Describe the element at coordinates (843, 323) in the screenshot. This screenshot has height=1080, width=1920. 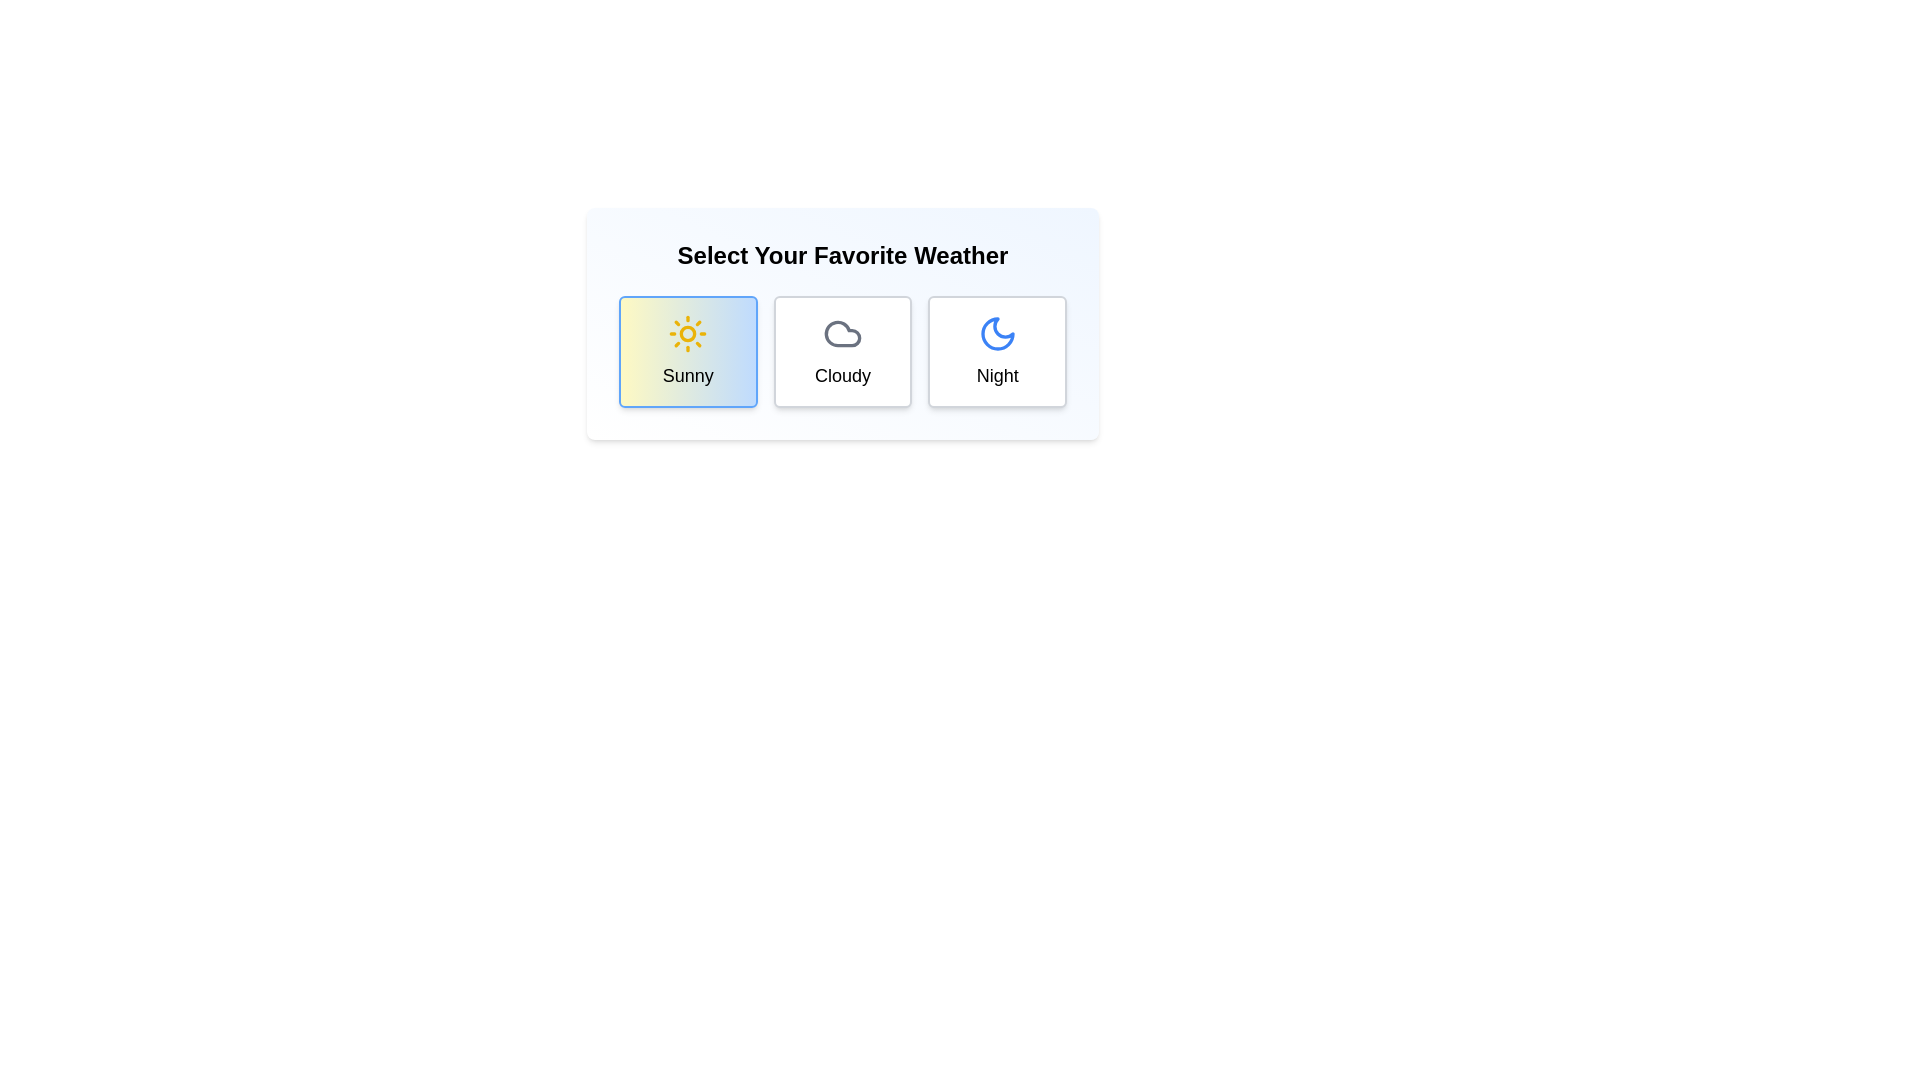
I see `any weather card within the interactive card group, which features a gradient background and includes the title 'Select Your Favorite Weather' along with three weather options: Sunny, Cloudy, and Night` at that location.